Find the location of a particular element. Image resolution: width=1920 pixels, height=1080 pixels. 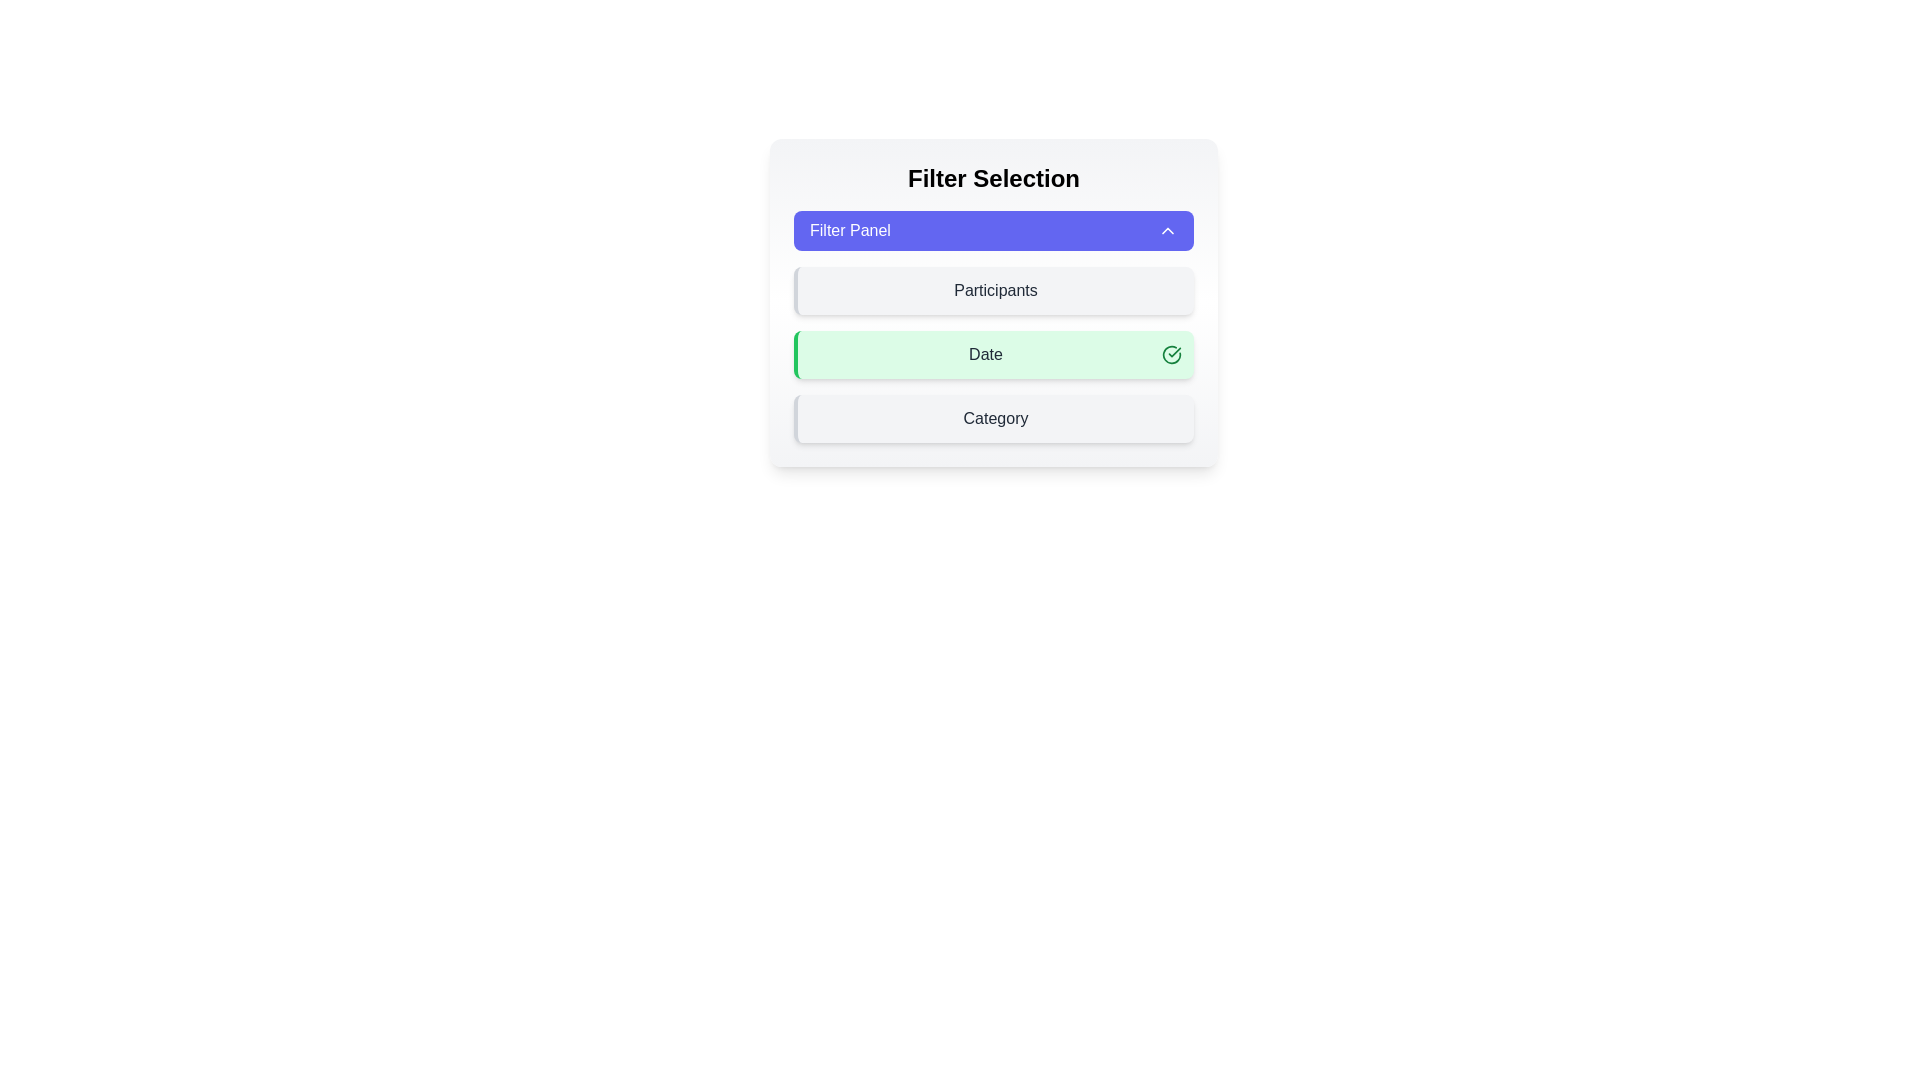

the 'Filter Panel' button to toggle the visibility of the filter panel is located at coordinates (993, 230).